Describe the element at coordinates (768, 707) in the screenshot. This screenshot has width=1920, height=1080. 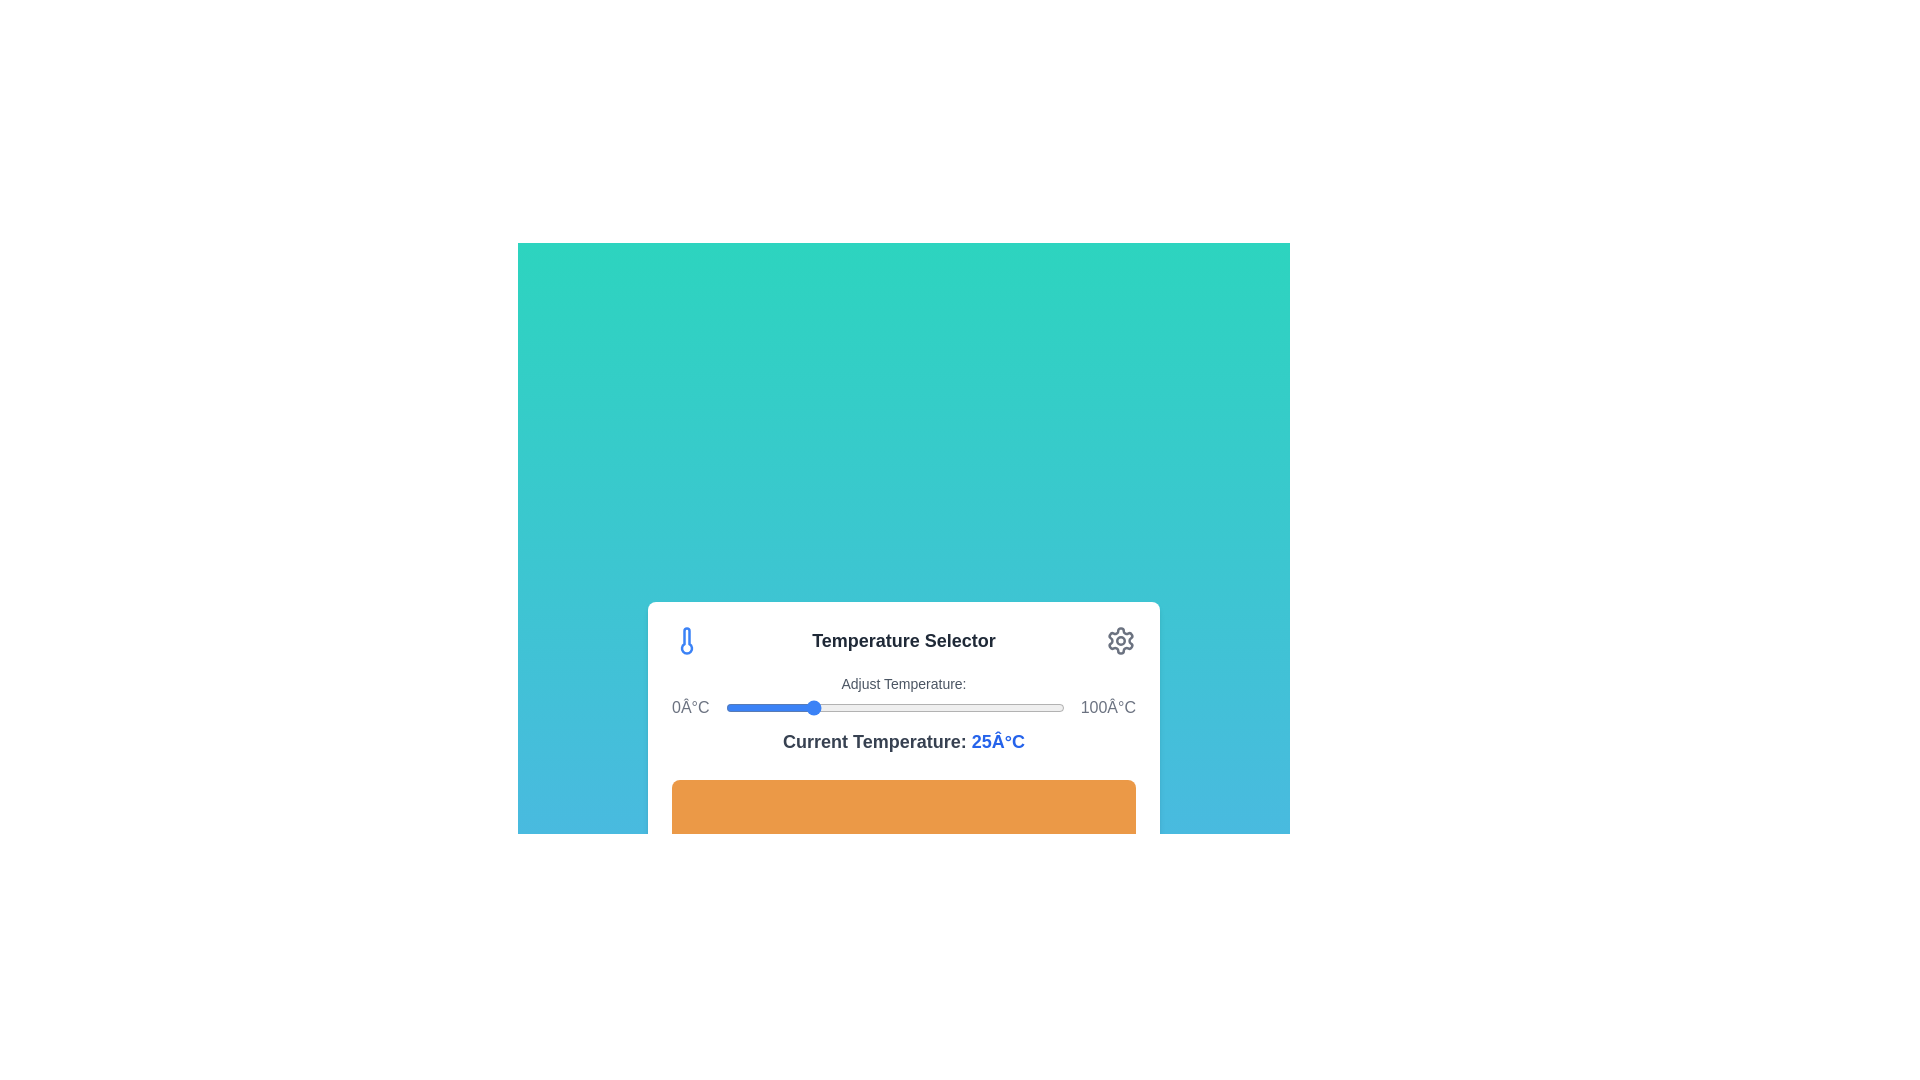
I see `the temperature to 13°C by moving the slider` at that location.